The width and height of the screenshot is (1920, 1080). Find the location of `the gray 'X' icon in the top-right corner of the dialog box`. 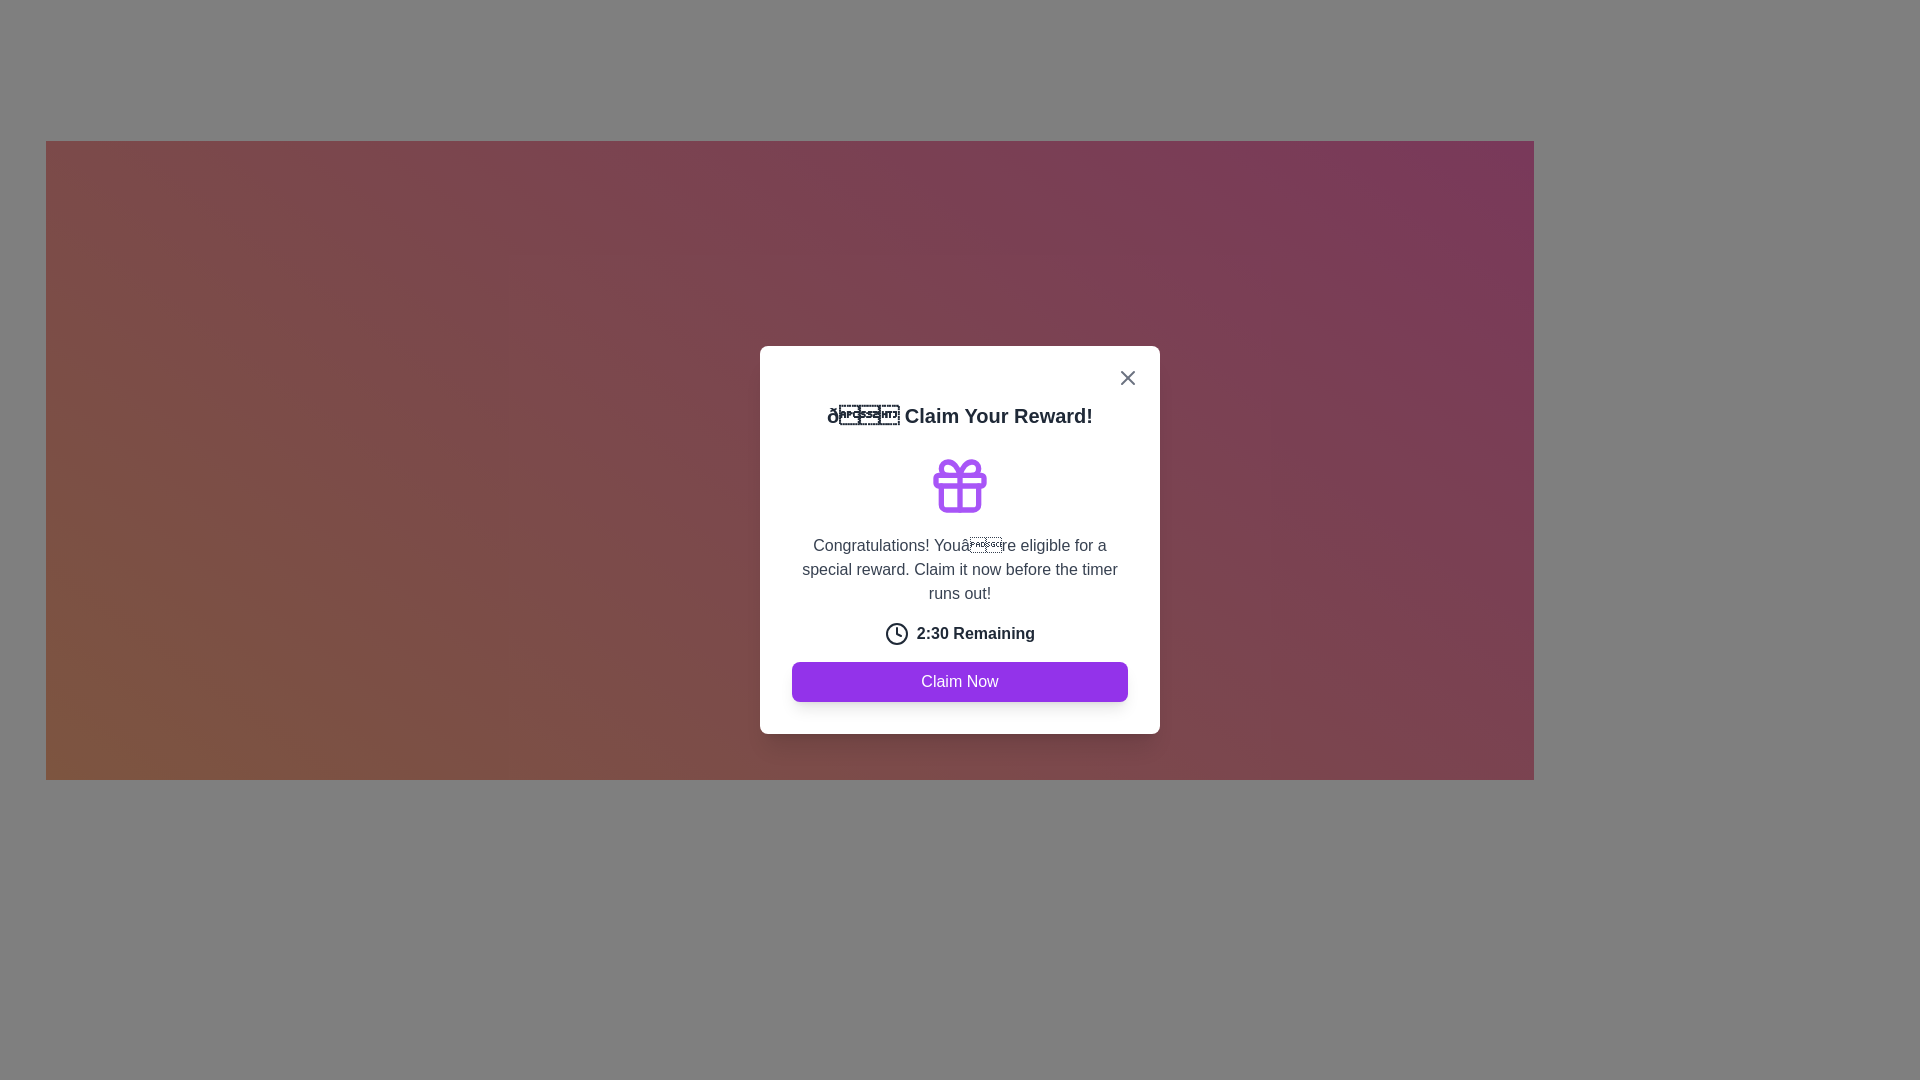

the gray 'X' icon in the top-right corner of the dialog box is located at coordinates (1128, 378).